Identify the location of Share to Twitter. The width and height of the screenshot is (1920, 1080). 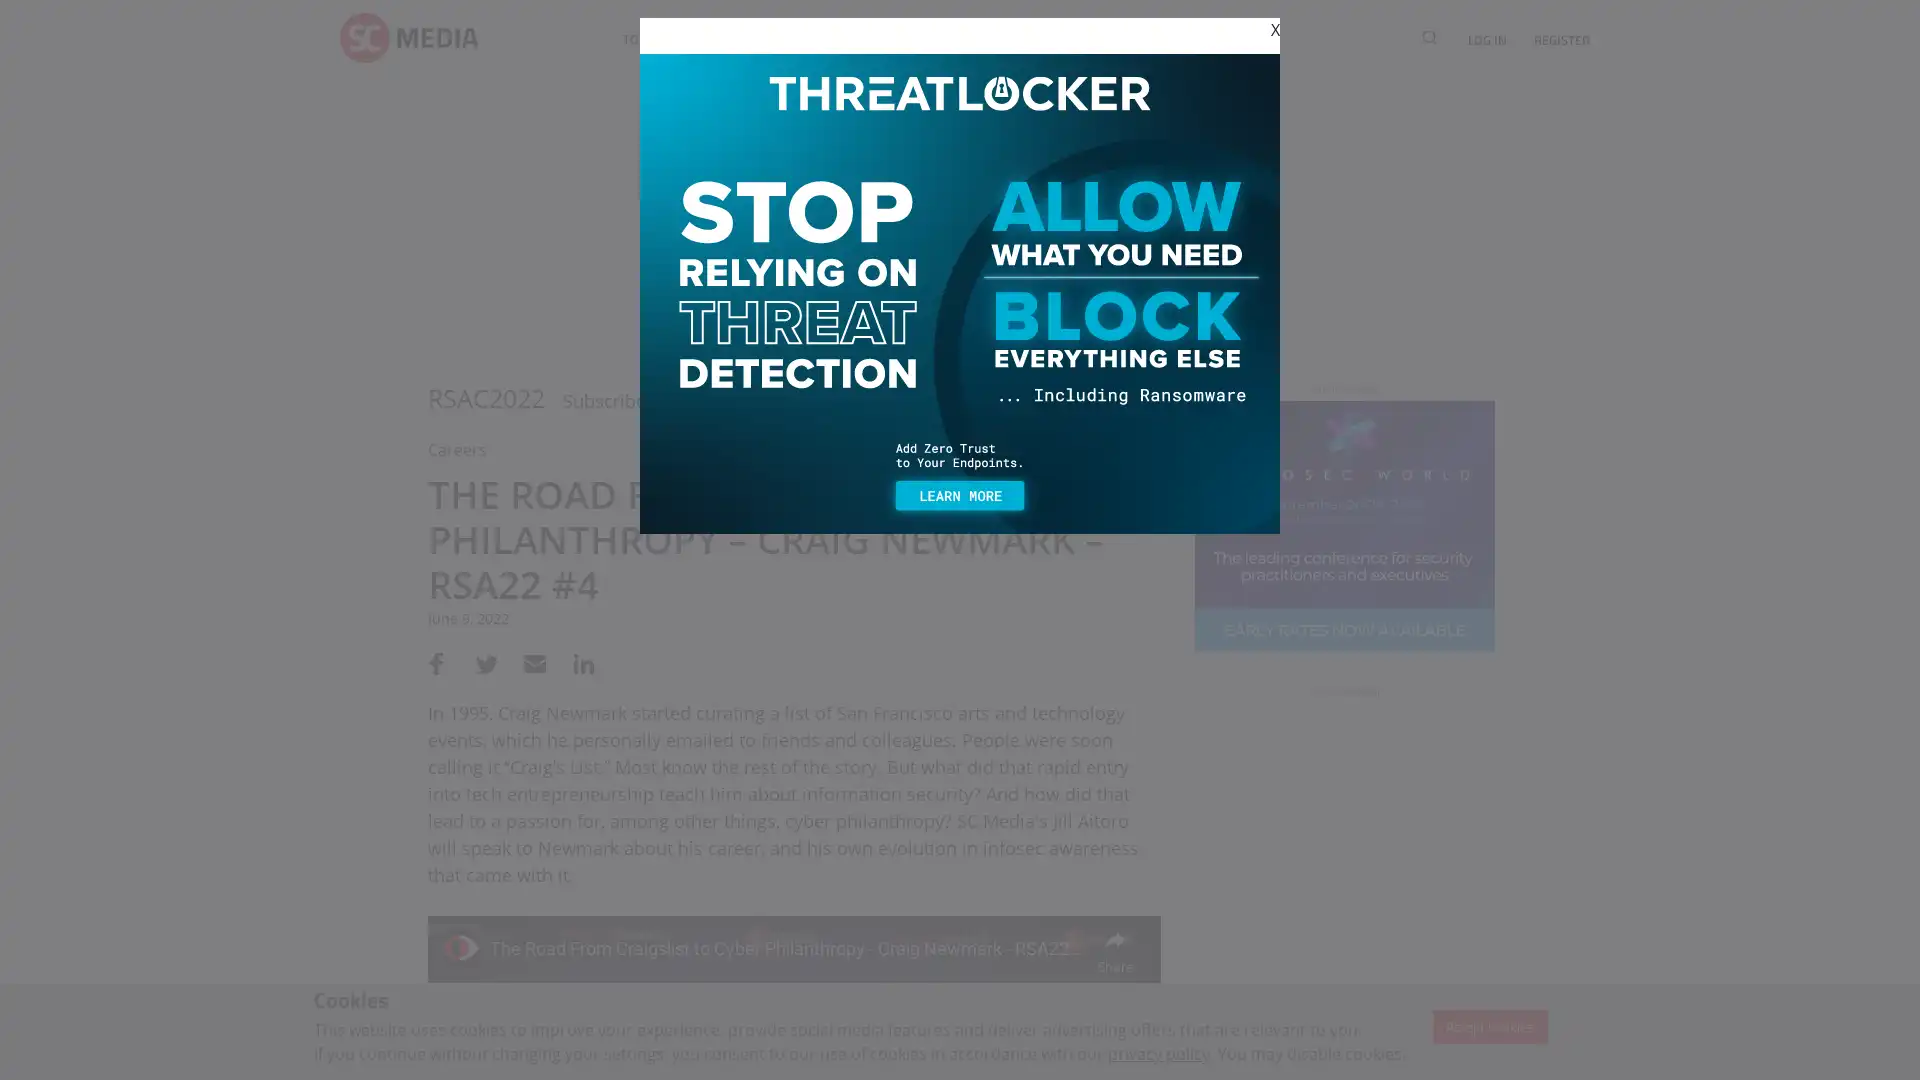
(483, 663).